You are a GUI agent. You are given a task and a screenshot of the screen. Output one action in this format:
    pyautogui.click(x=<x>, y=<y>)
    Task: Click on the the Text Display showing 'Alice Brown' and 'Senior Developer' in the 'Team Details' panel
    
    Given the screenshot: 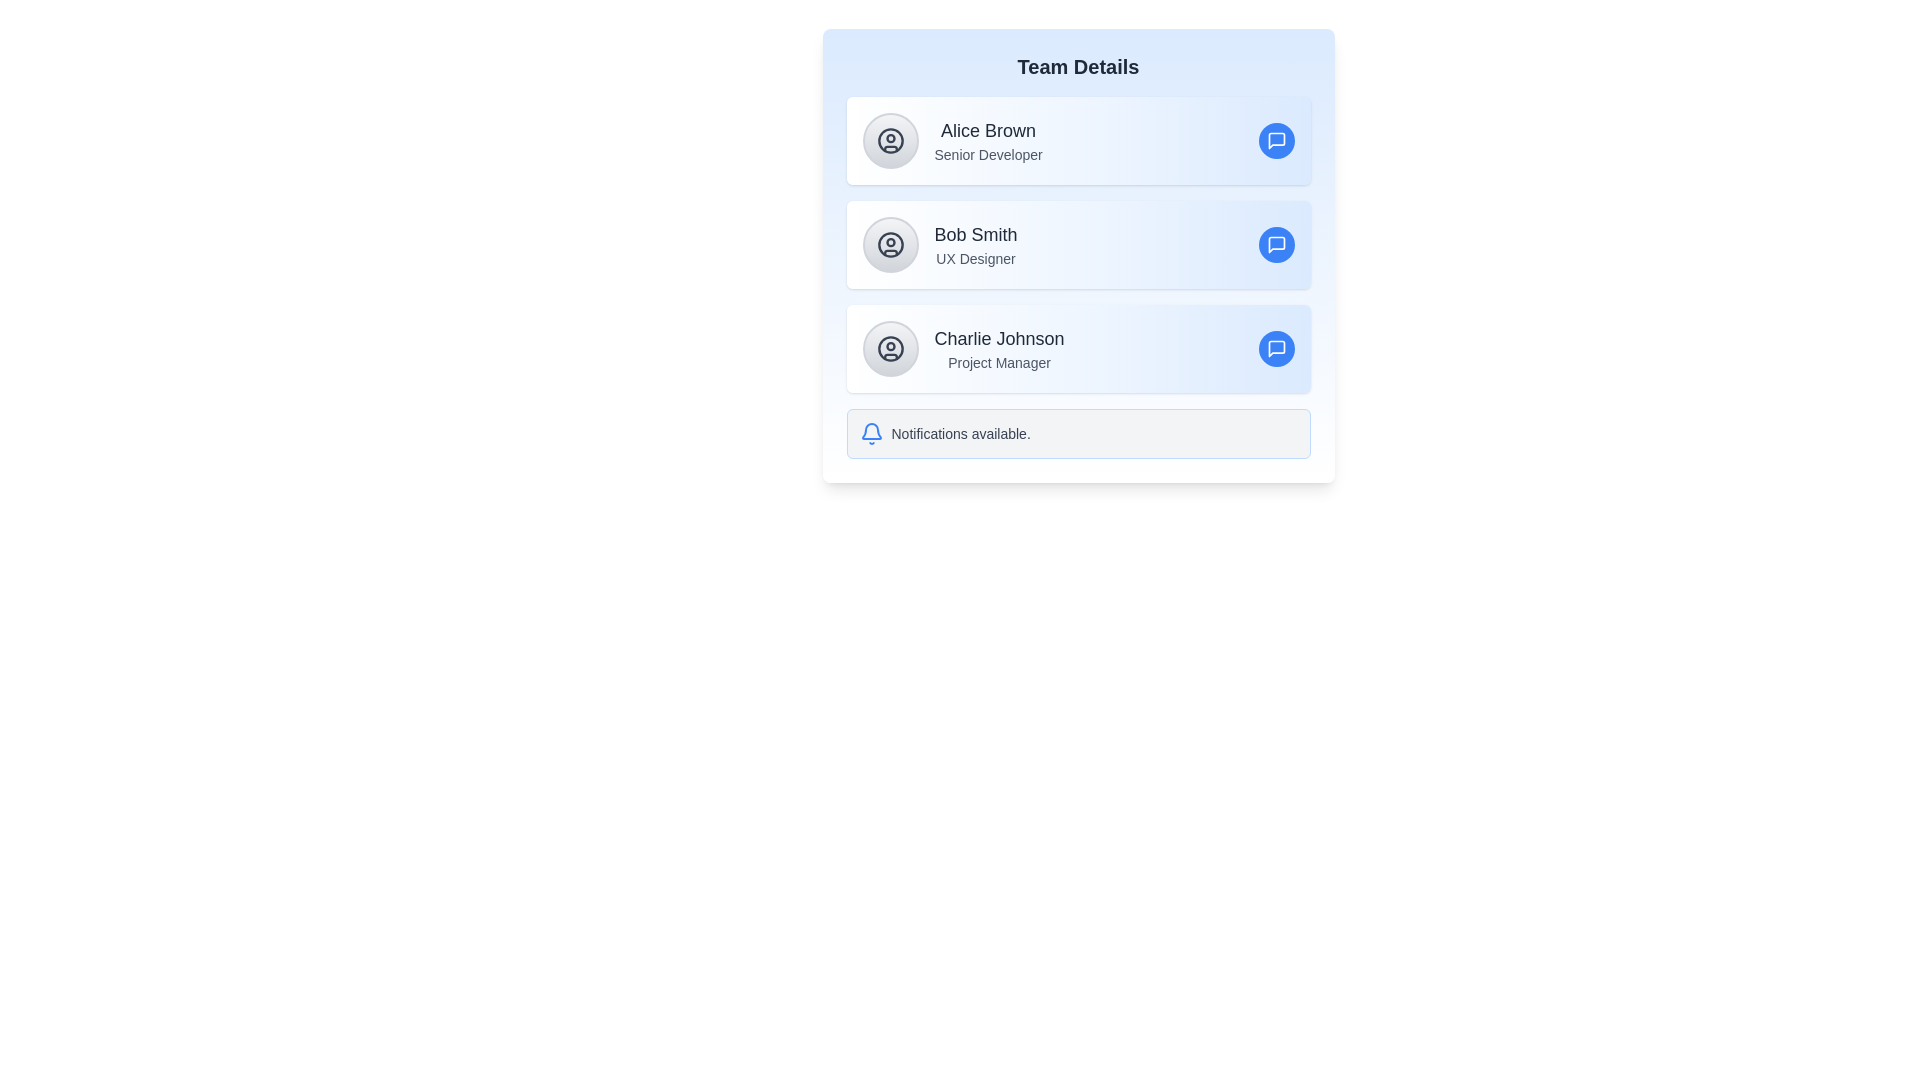 What is the action you would take?
    pyautogui.click(x=988, y=140)
    